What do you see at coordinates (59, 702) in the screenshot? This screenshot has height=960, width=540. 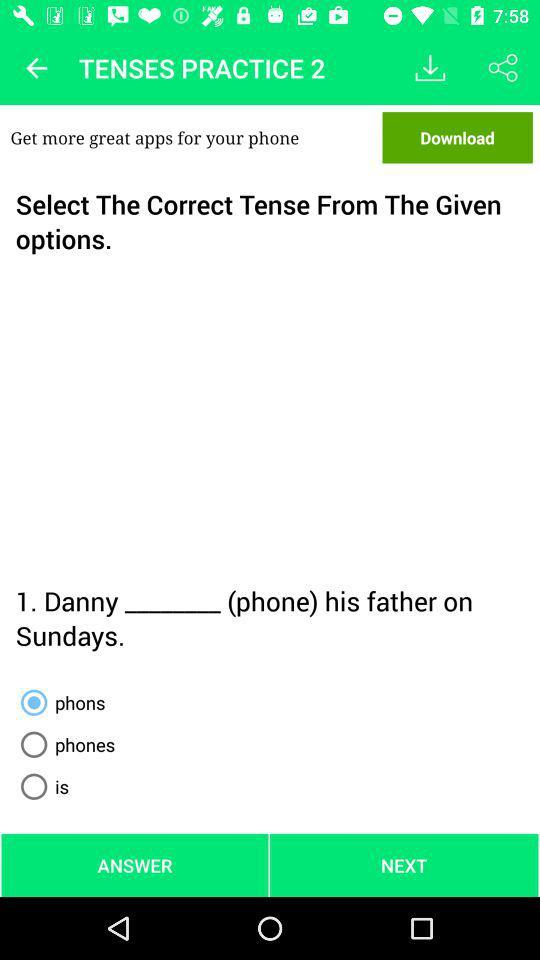 I see `icon above phones radio button` at bounding box center [59, 702].